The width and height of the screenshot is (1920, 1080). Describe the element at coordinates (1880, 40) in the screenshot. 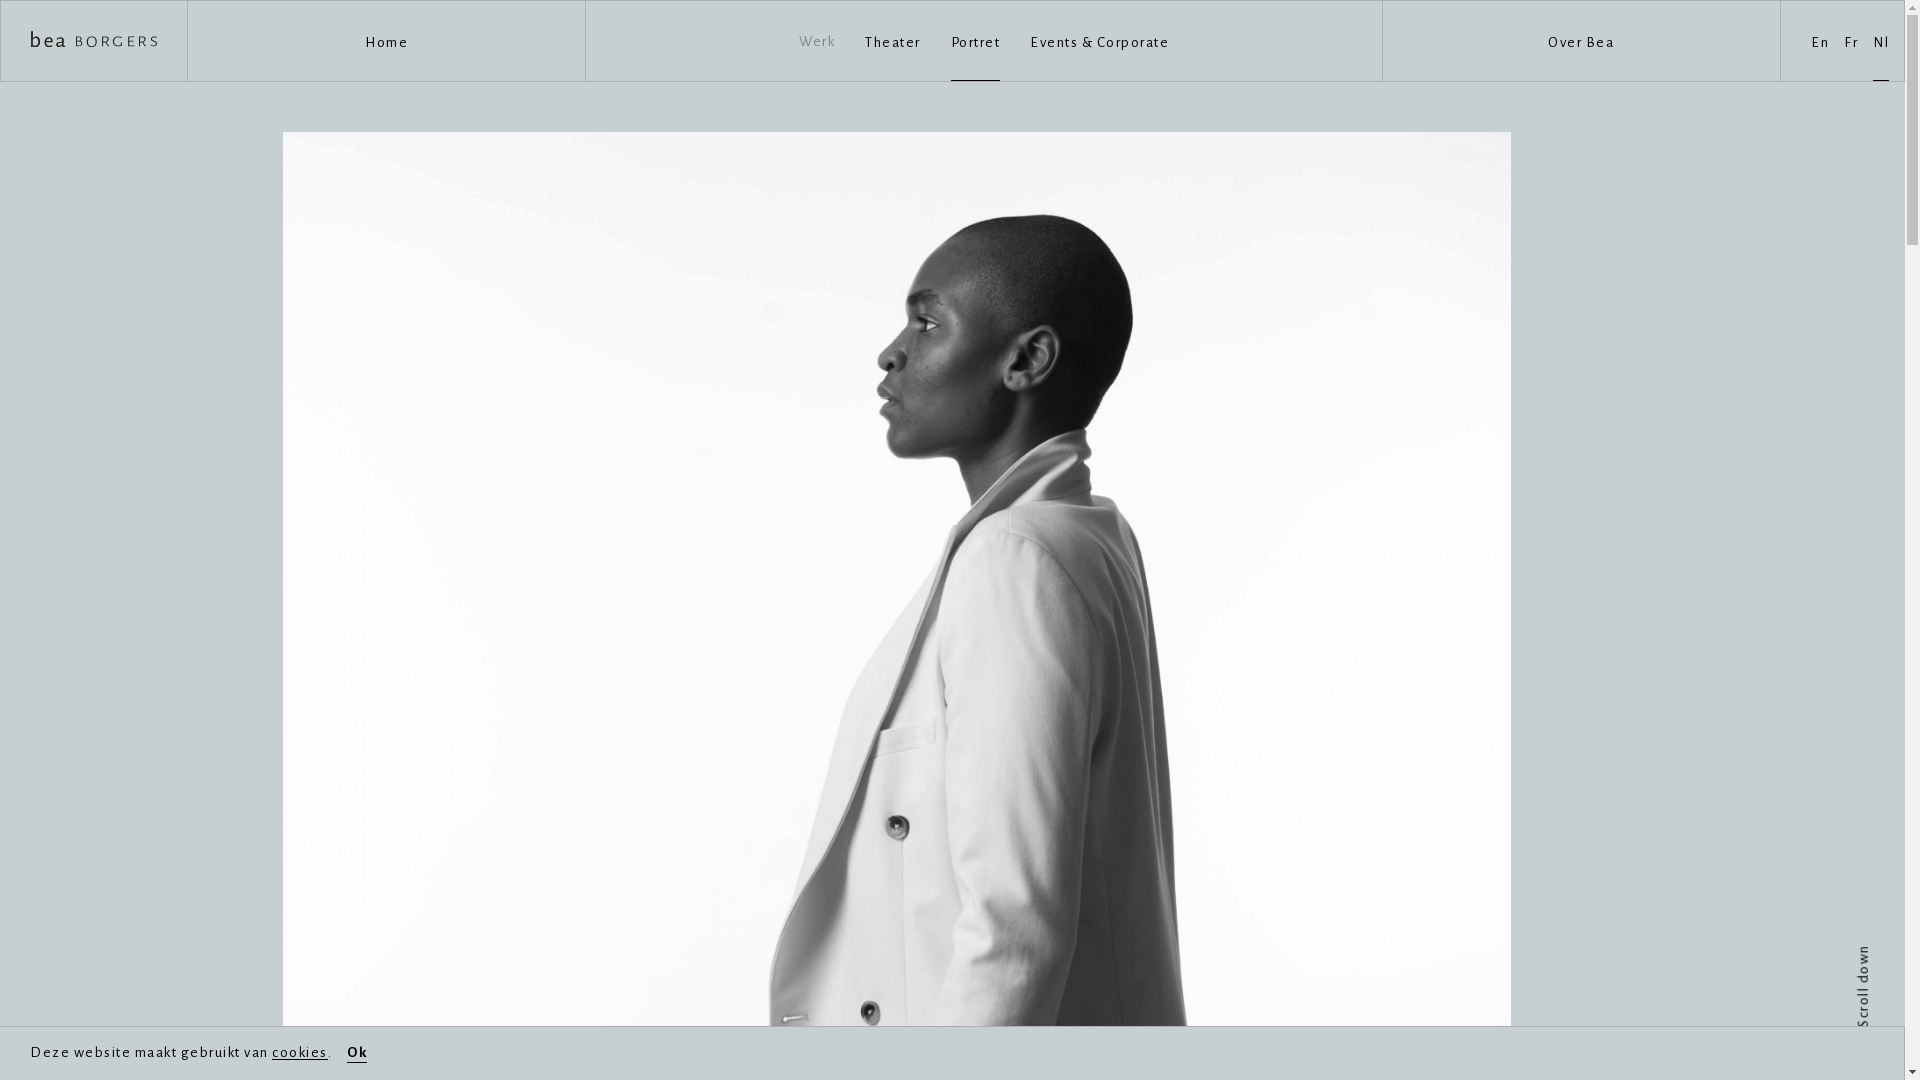

I see `'Nl'` at that location.